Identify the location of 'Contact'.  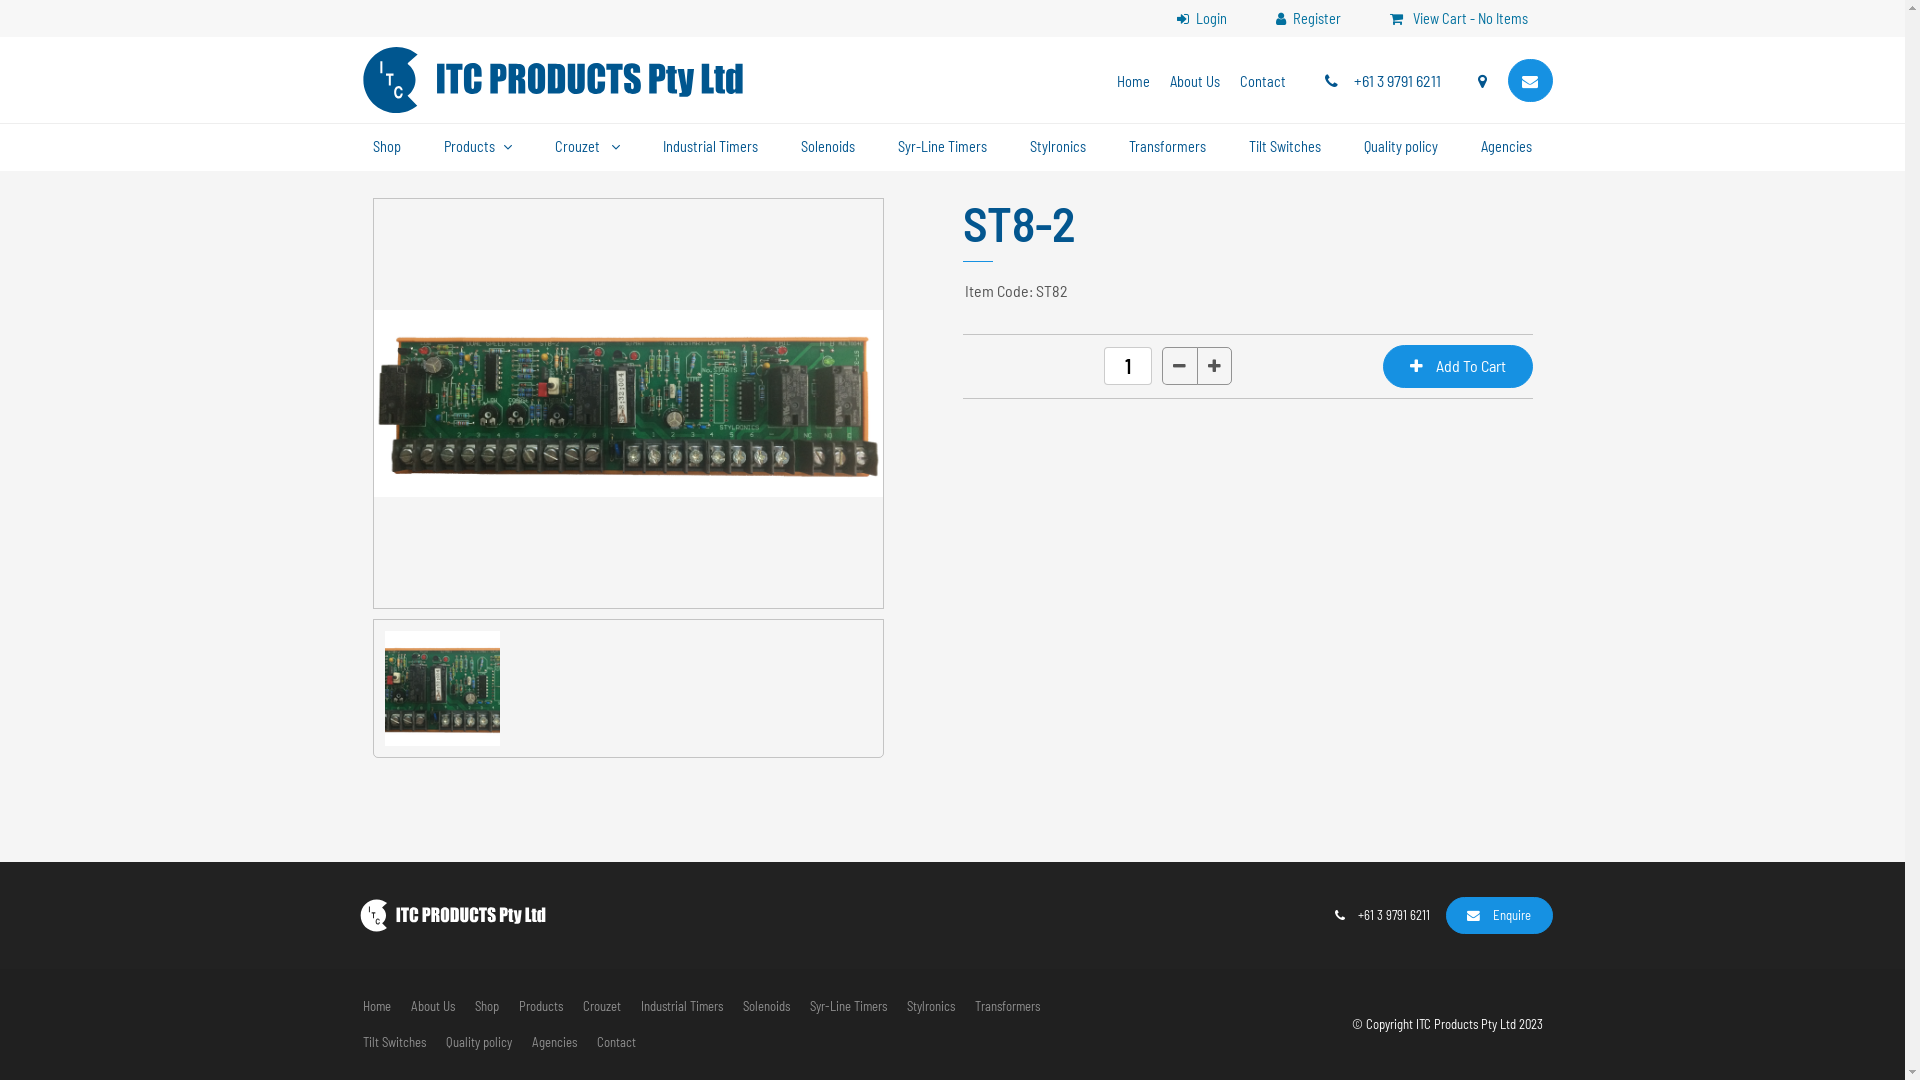
(1261, 81).